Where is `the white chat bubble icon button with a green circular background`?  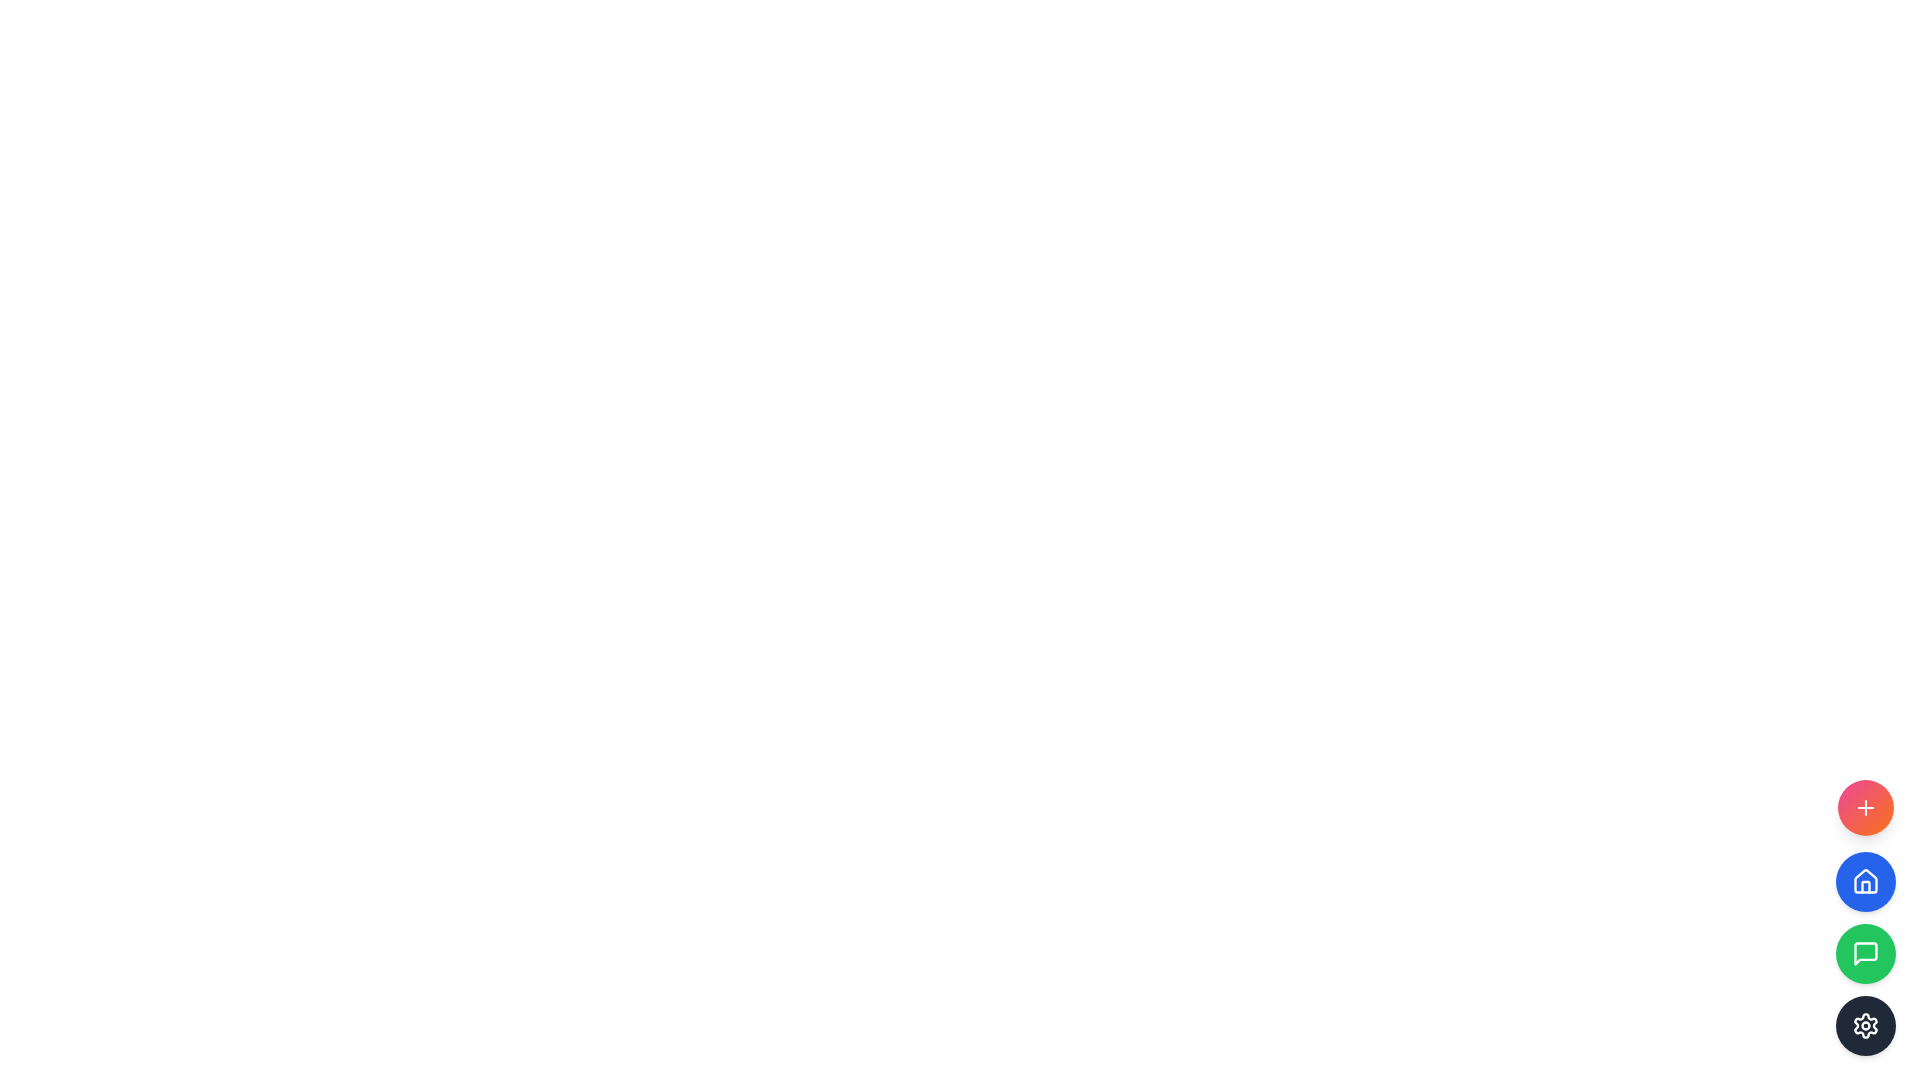 the white chat bubble icon button with a green circular background is located at coordinates (1865, 952).